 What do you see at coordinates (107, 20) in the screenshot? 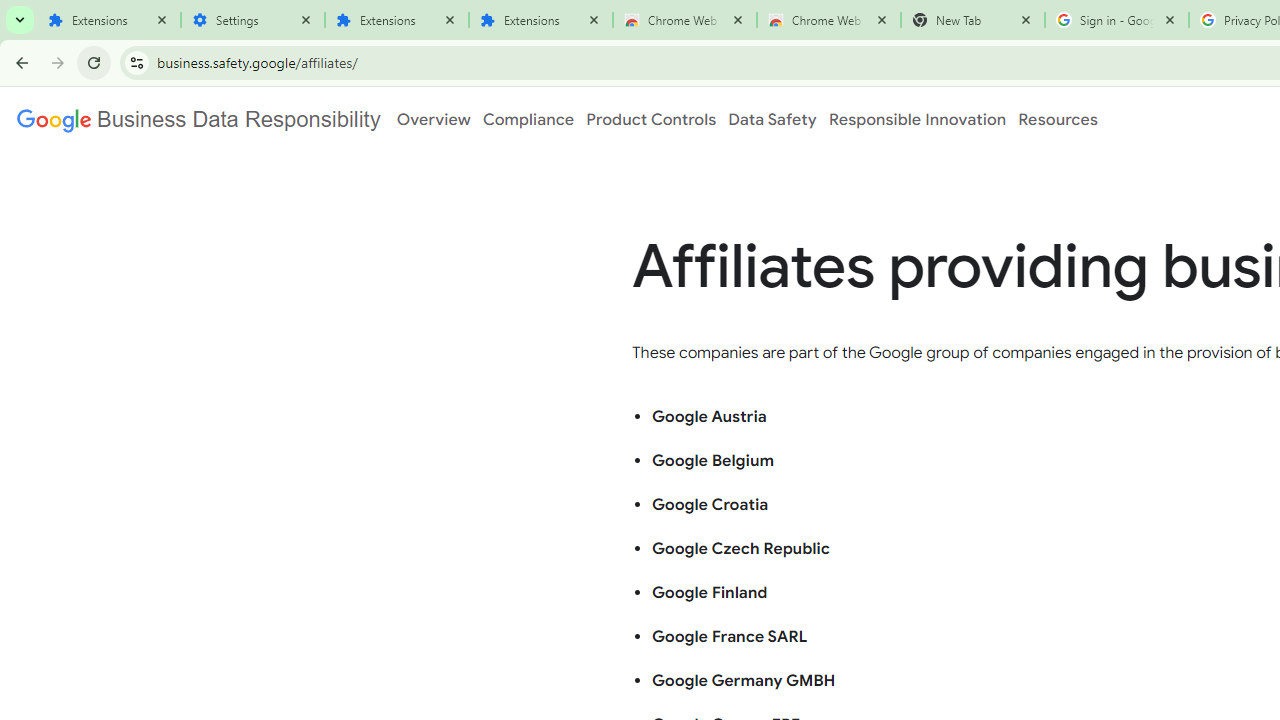
I see `'Extensions'` at bounding box center [107, 20].